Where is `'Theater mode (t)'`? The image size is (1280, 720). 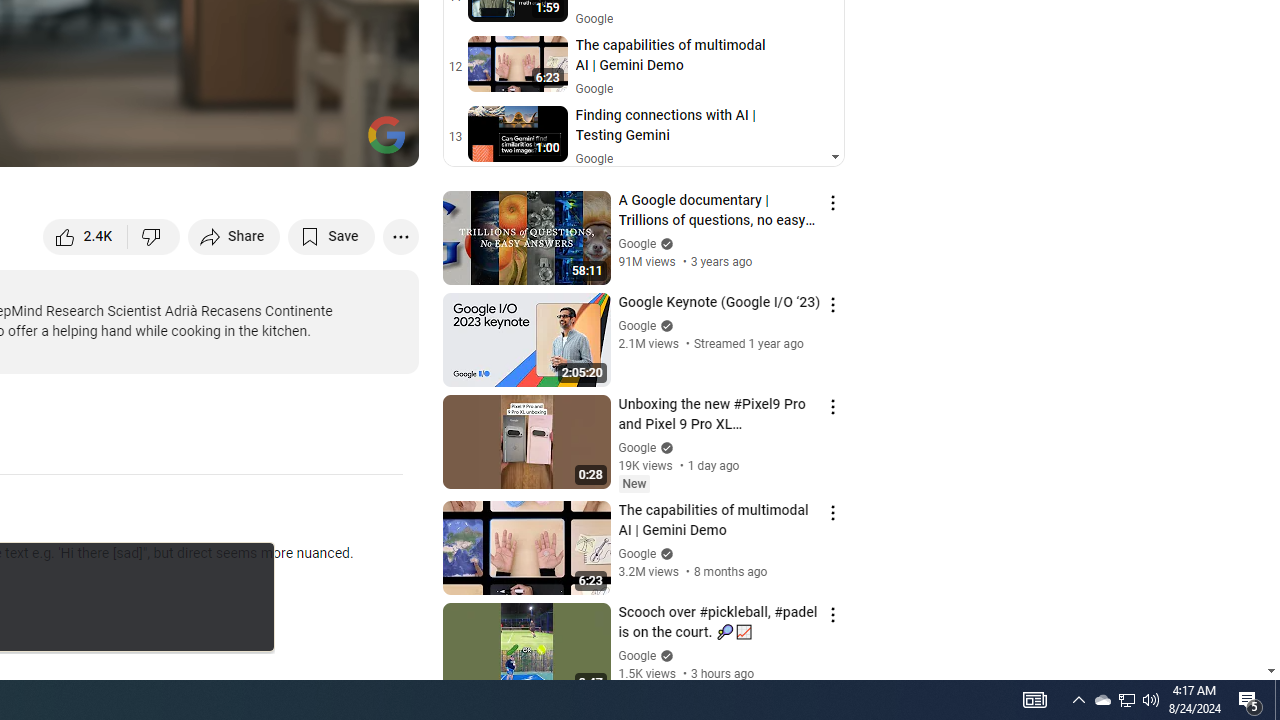
'Theater mode (t)' is located at coordinates (334, 141).